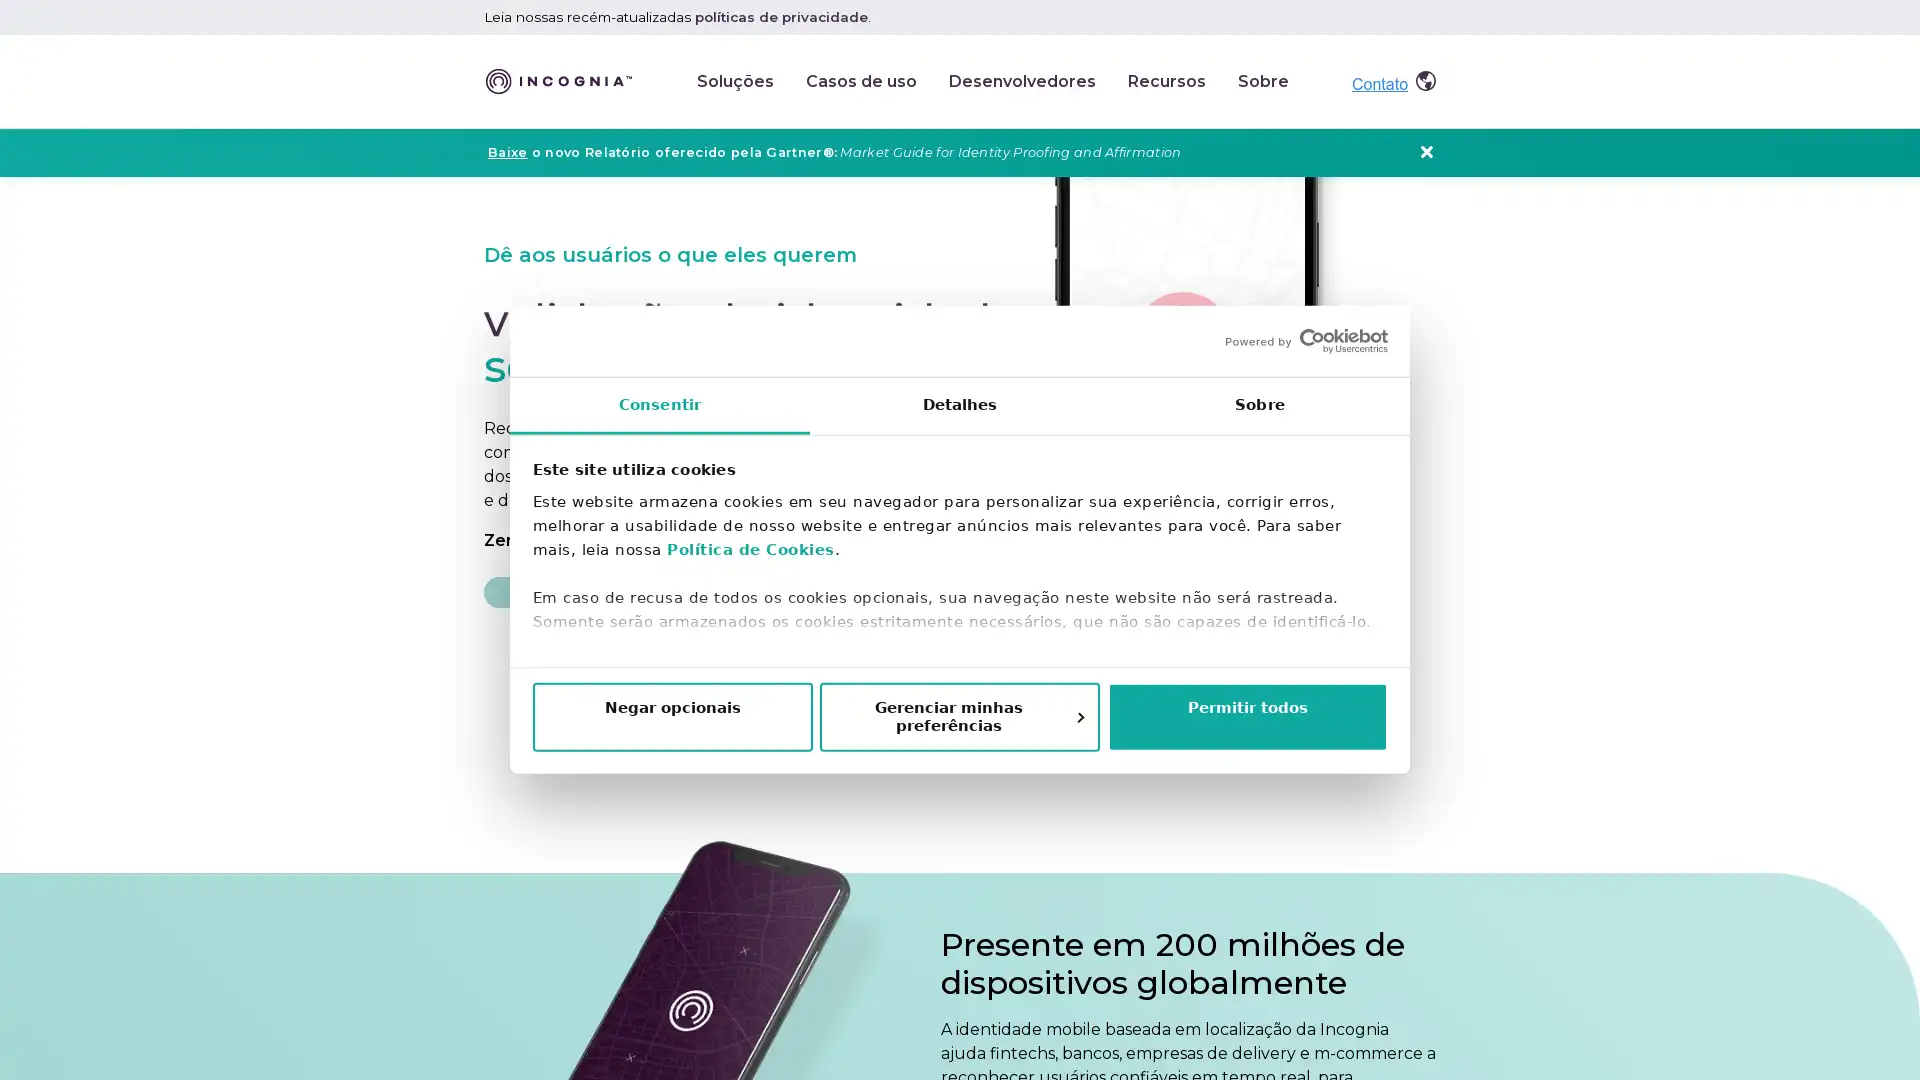 The image size is (1920, 1080). I want to click on Permitir todos, so click(1246, 716).